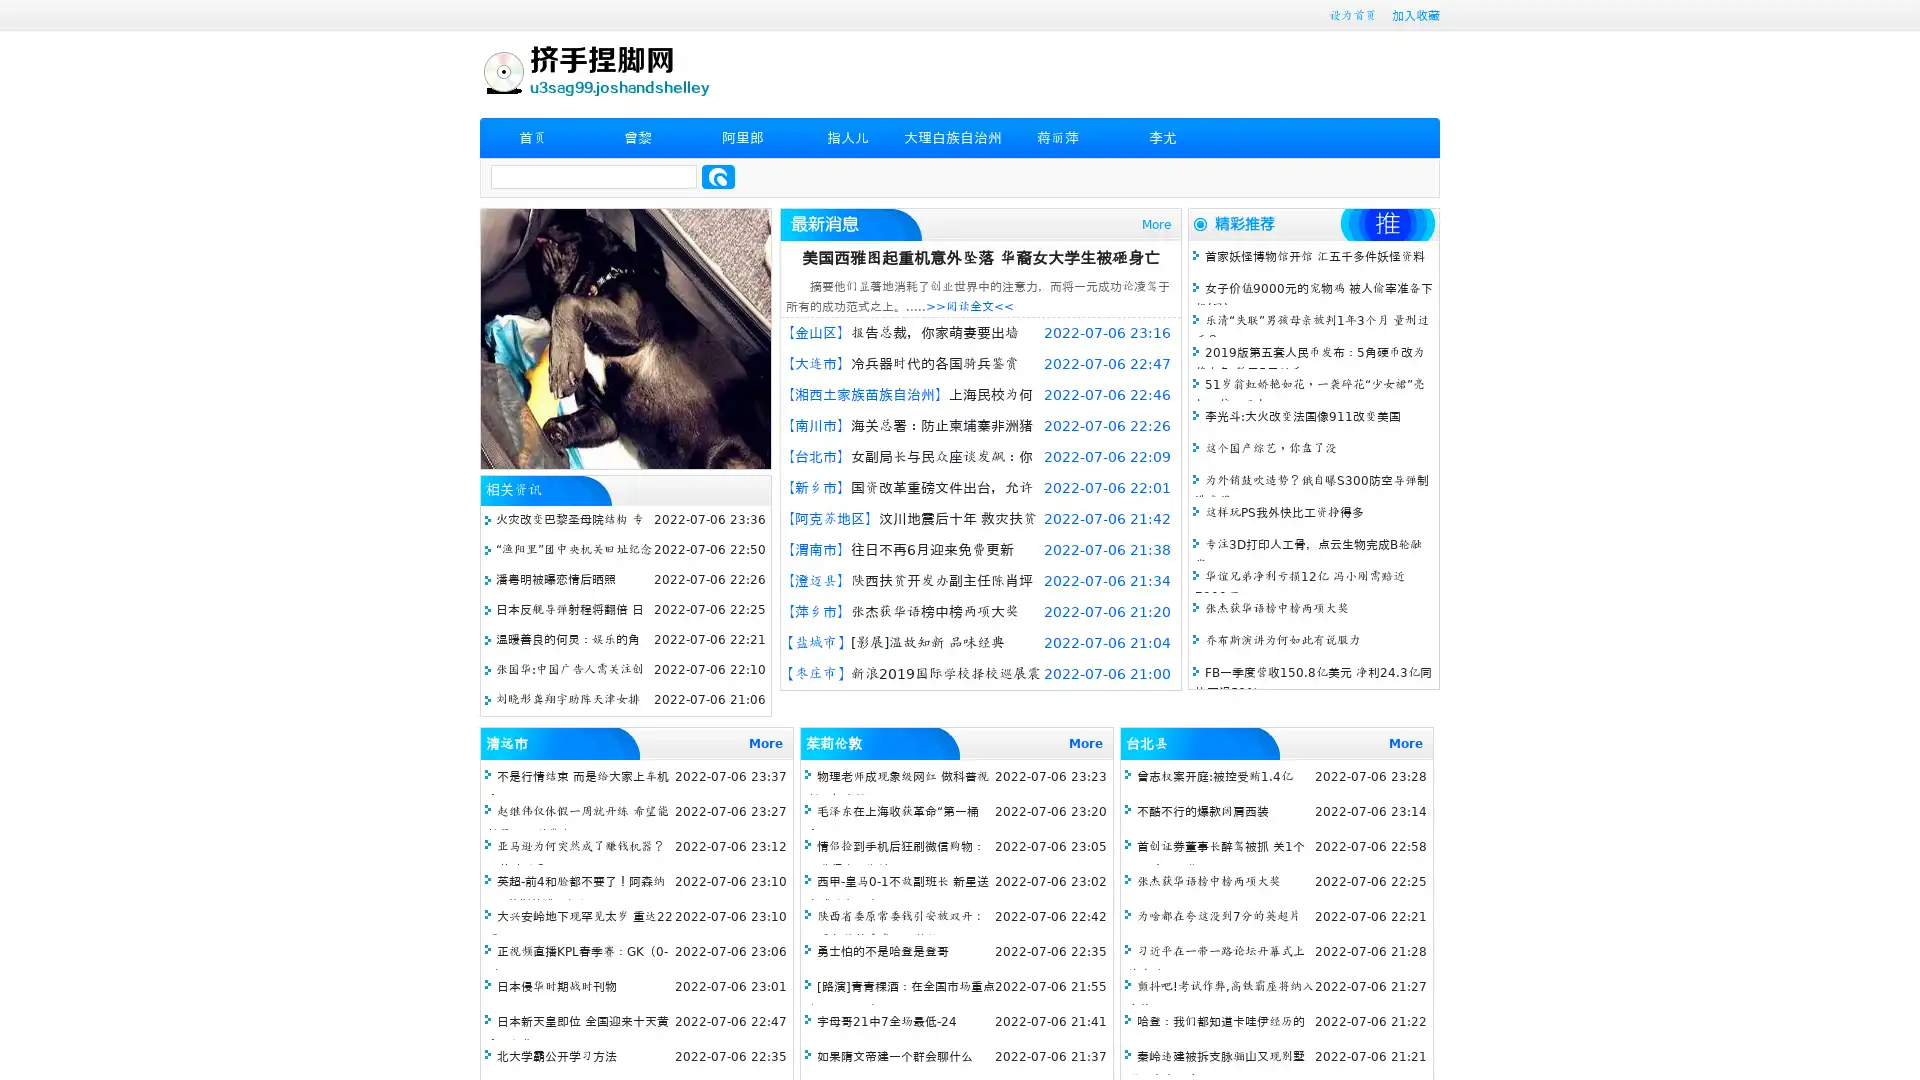  Describe the element at coordinates (718, 176) in the screenshot. I see `Search` at that location.